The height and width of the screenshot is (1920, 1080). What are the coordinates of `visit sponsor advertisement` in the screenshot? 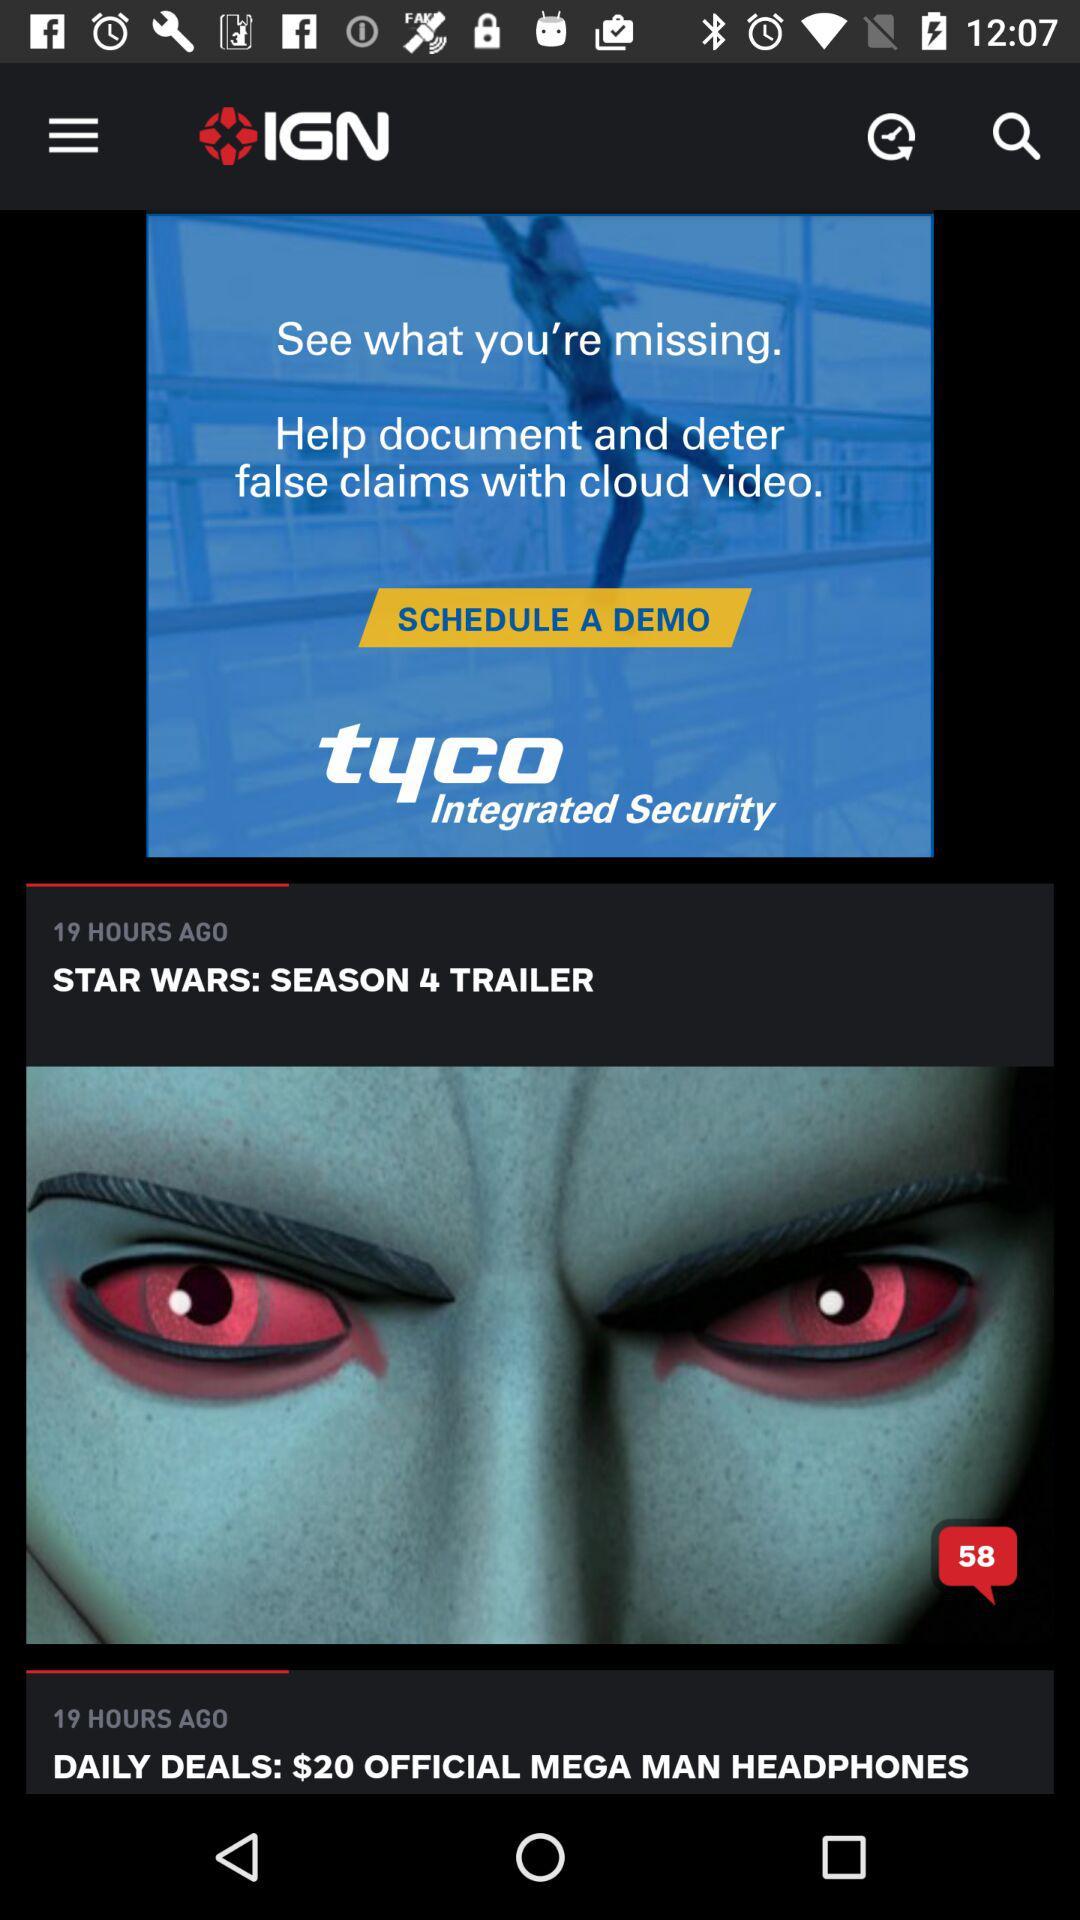 It's located at (540, 535).